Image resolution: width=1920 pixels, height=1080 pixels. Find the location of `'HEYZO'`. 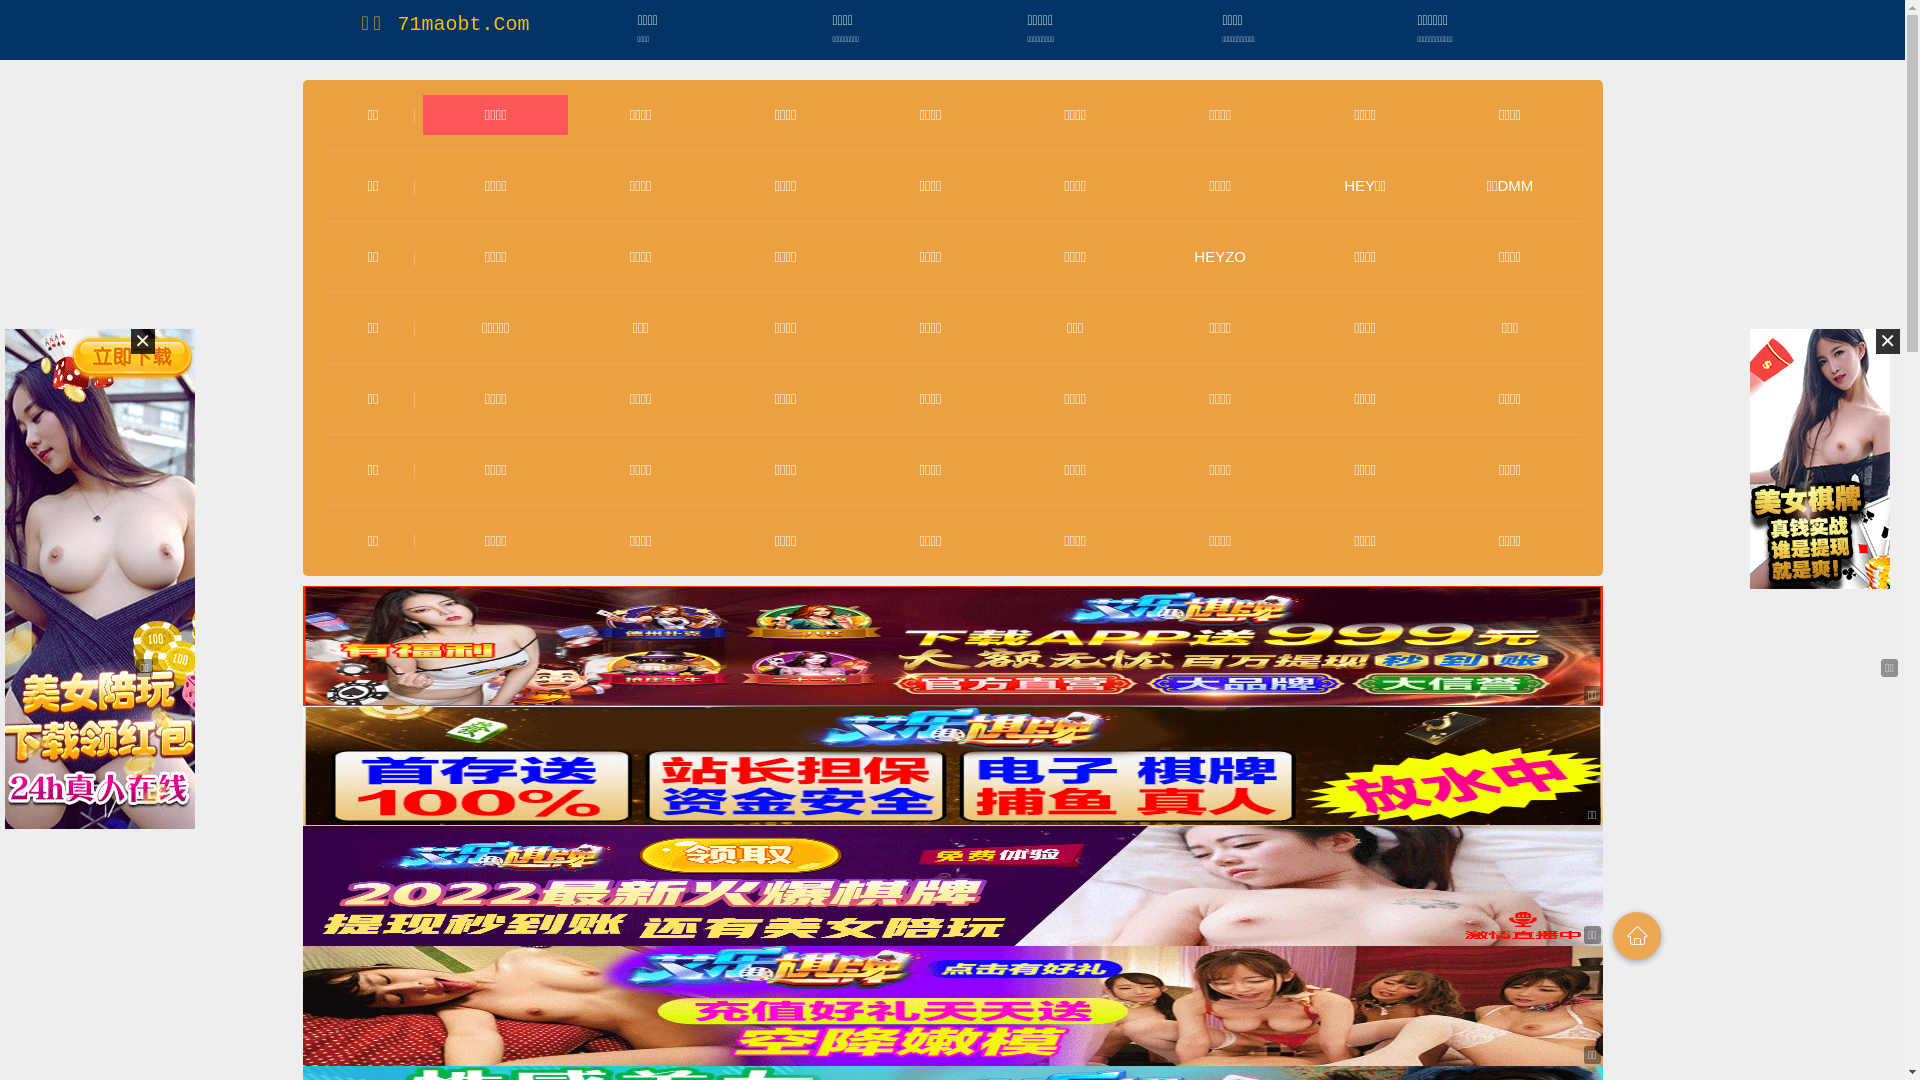

'HEYZO' is located at coordinates (1194, 255).